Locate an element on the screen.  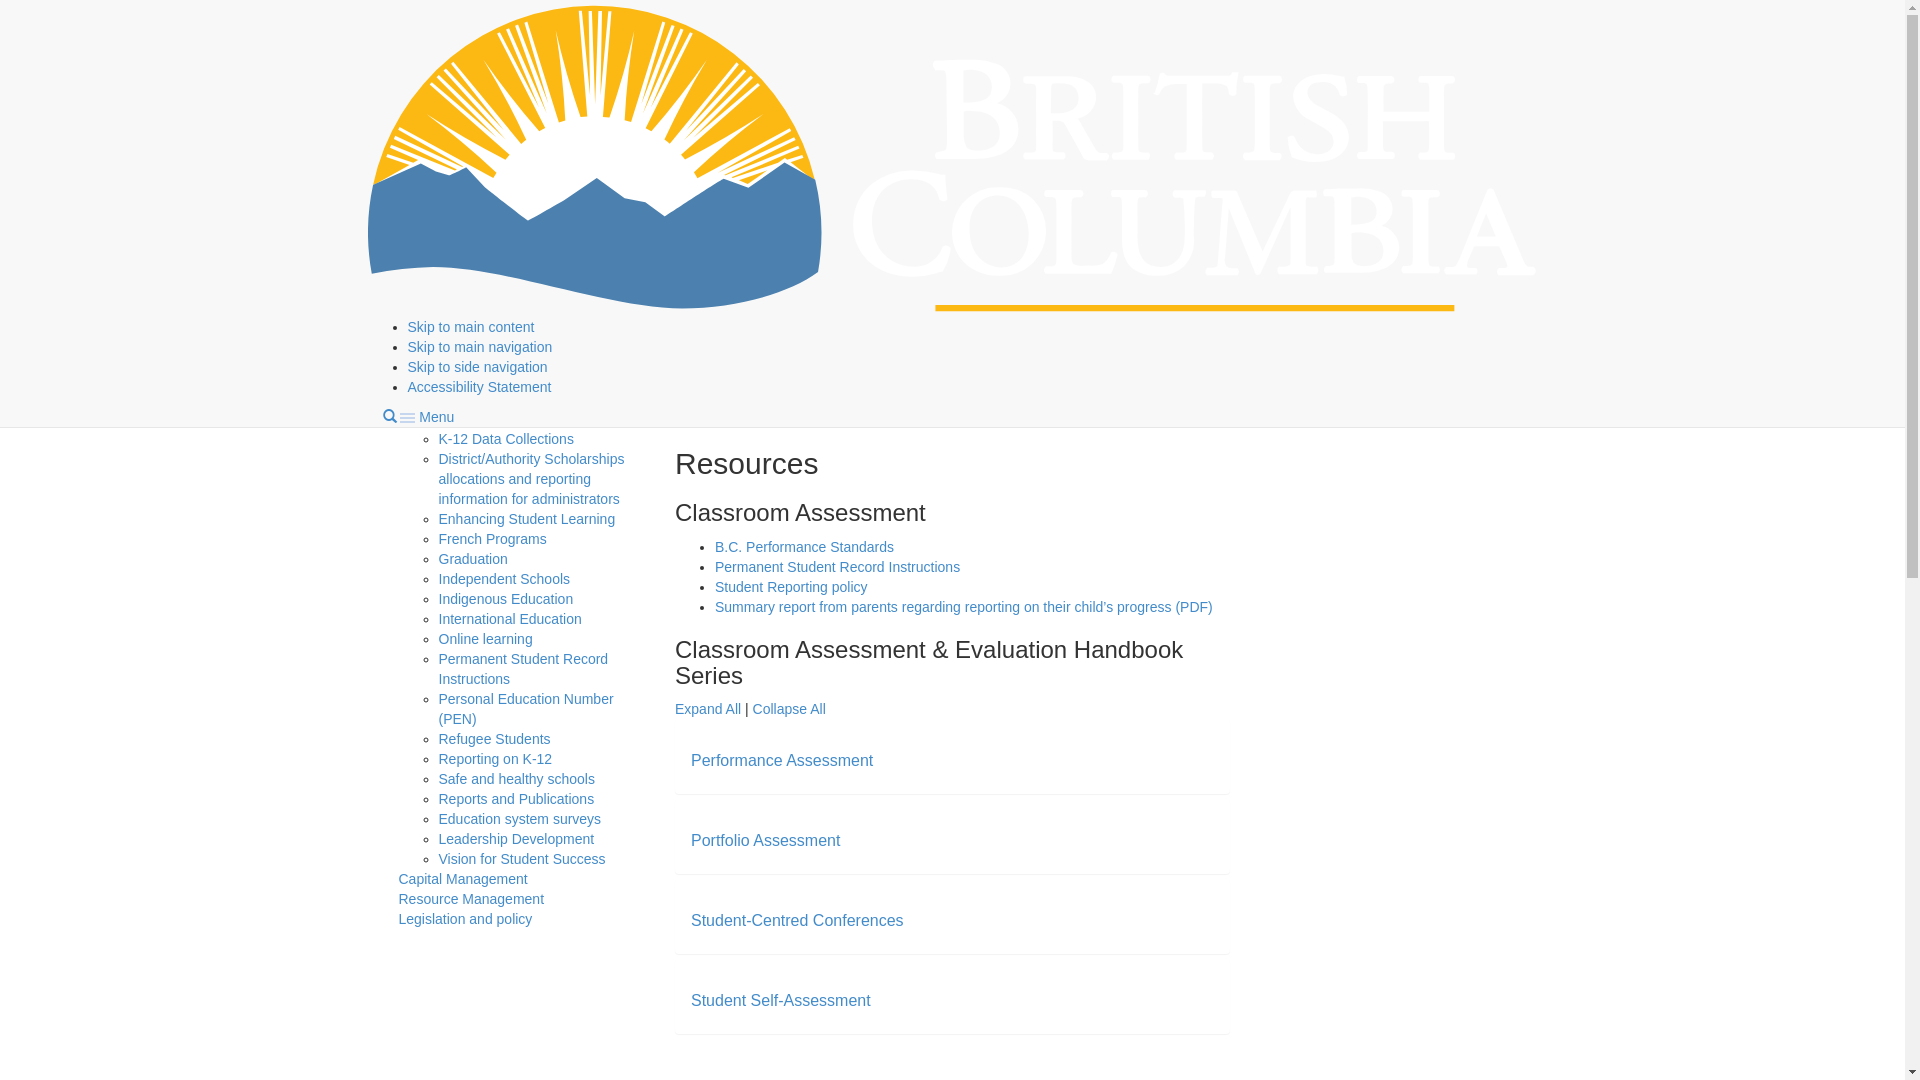
'Enhancing Student Learning' is located at coordinates (526, 518).